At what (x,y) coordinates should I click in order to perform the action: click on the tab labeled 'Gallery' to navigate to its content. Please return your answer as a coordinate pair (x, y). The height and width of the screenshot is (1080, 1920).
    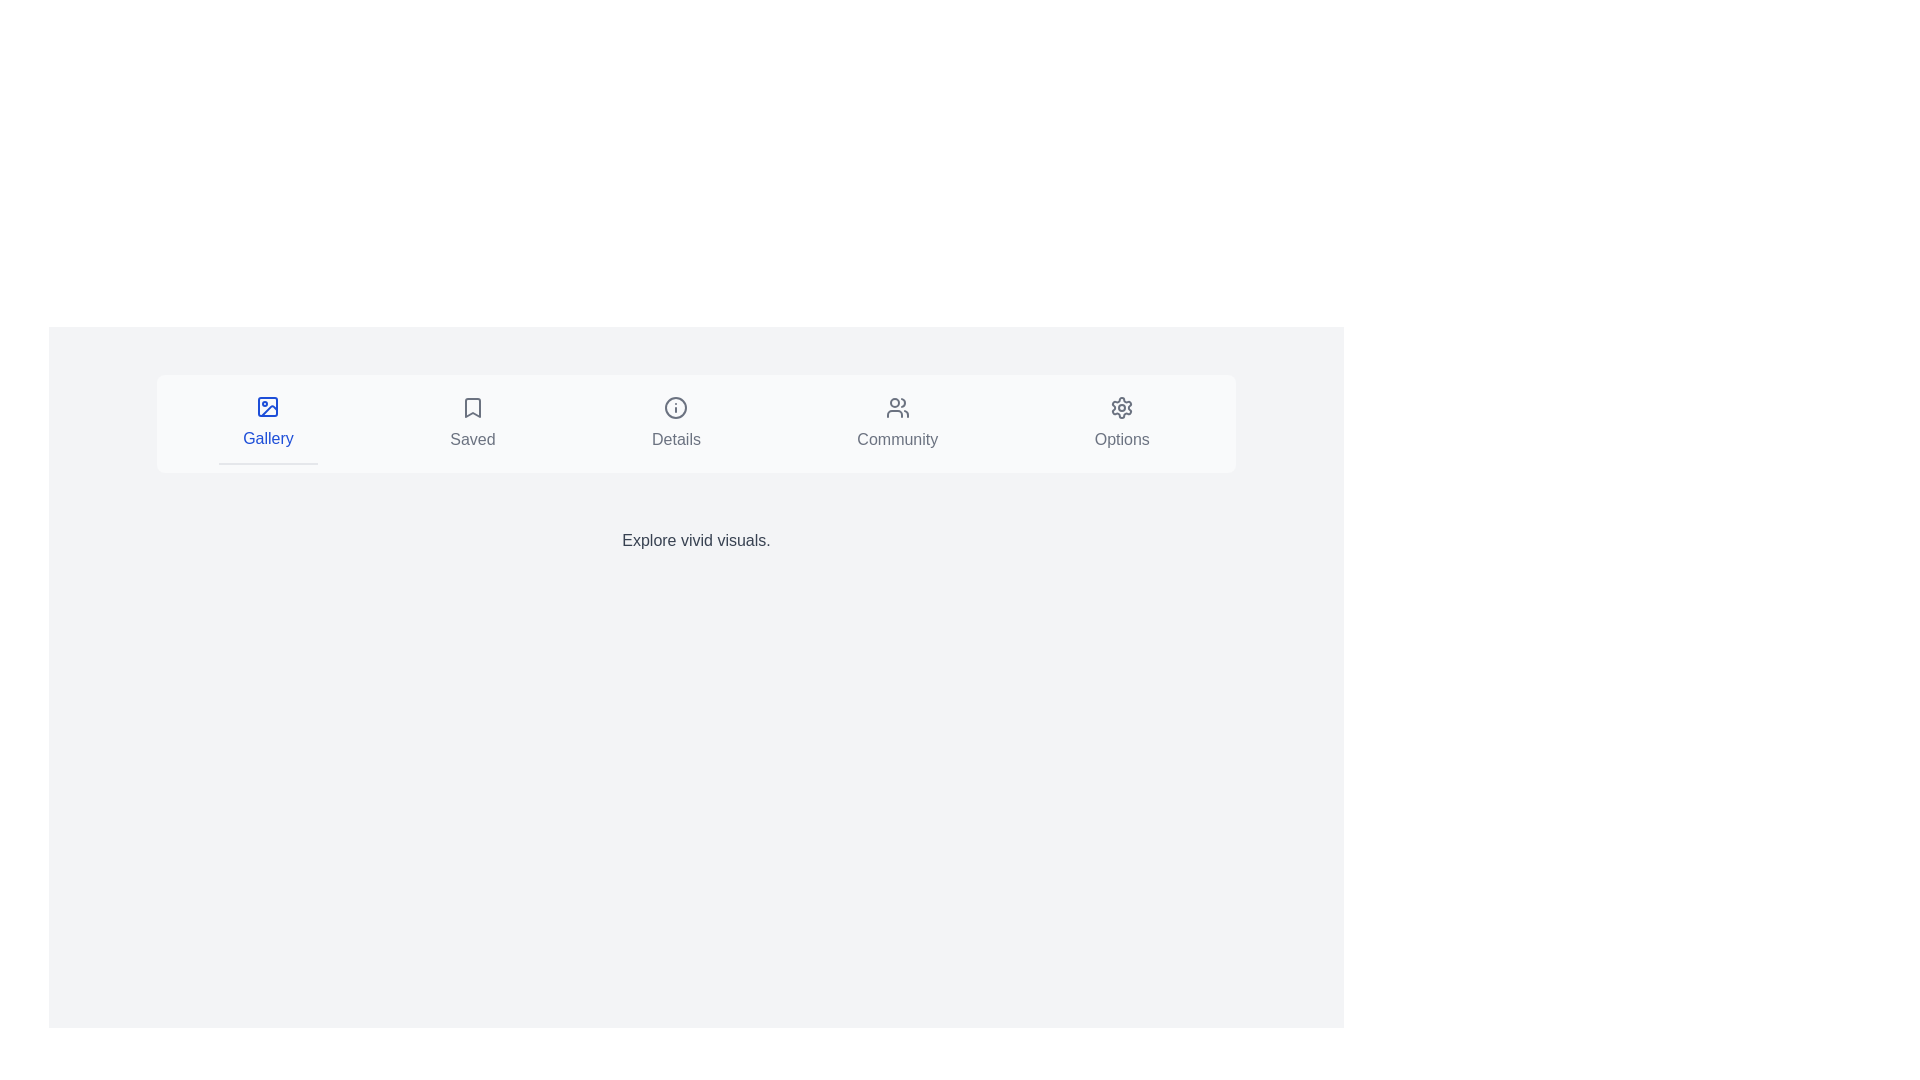
    Looking at the image, I should click on (267, 423).